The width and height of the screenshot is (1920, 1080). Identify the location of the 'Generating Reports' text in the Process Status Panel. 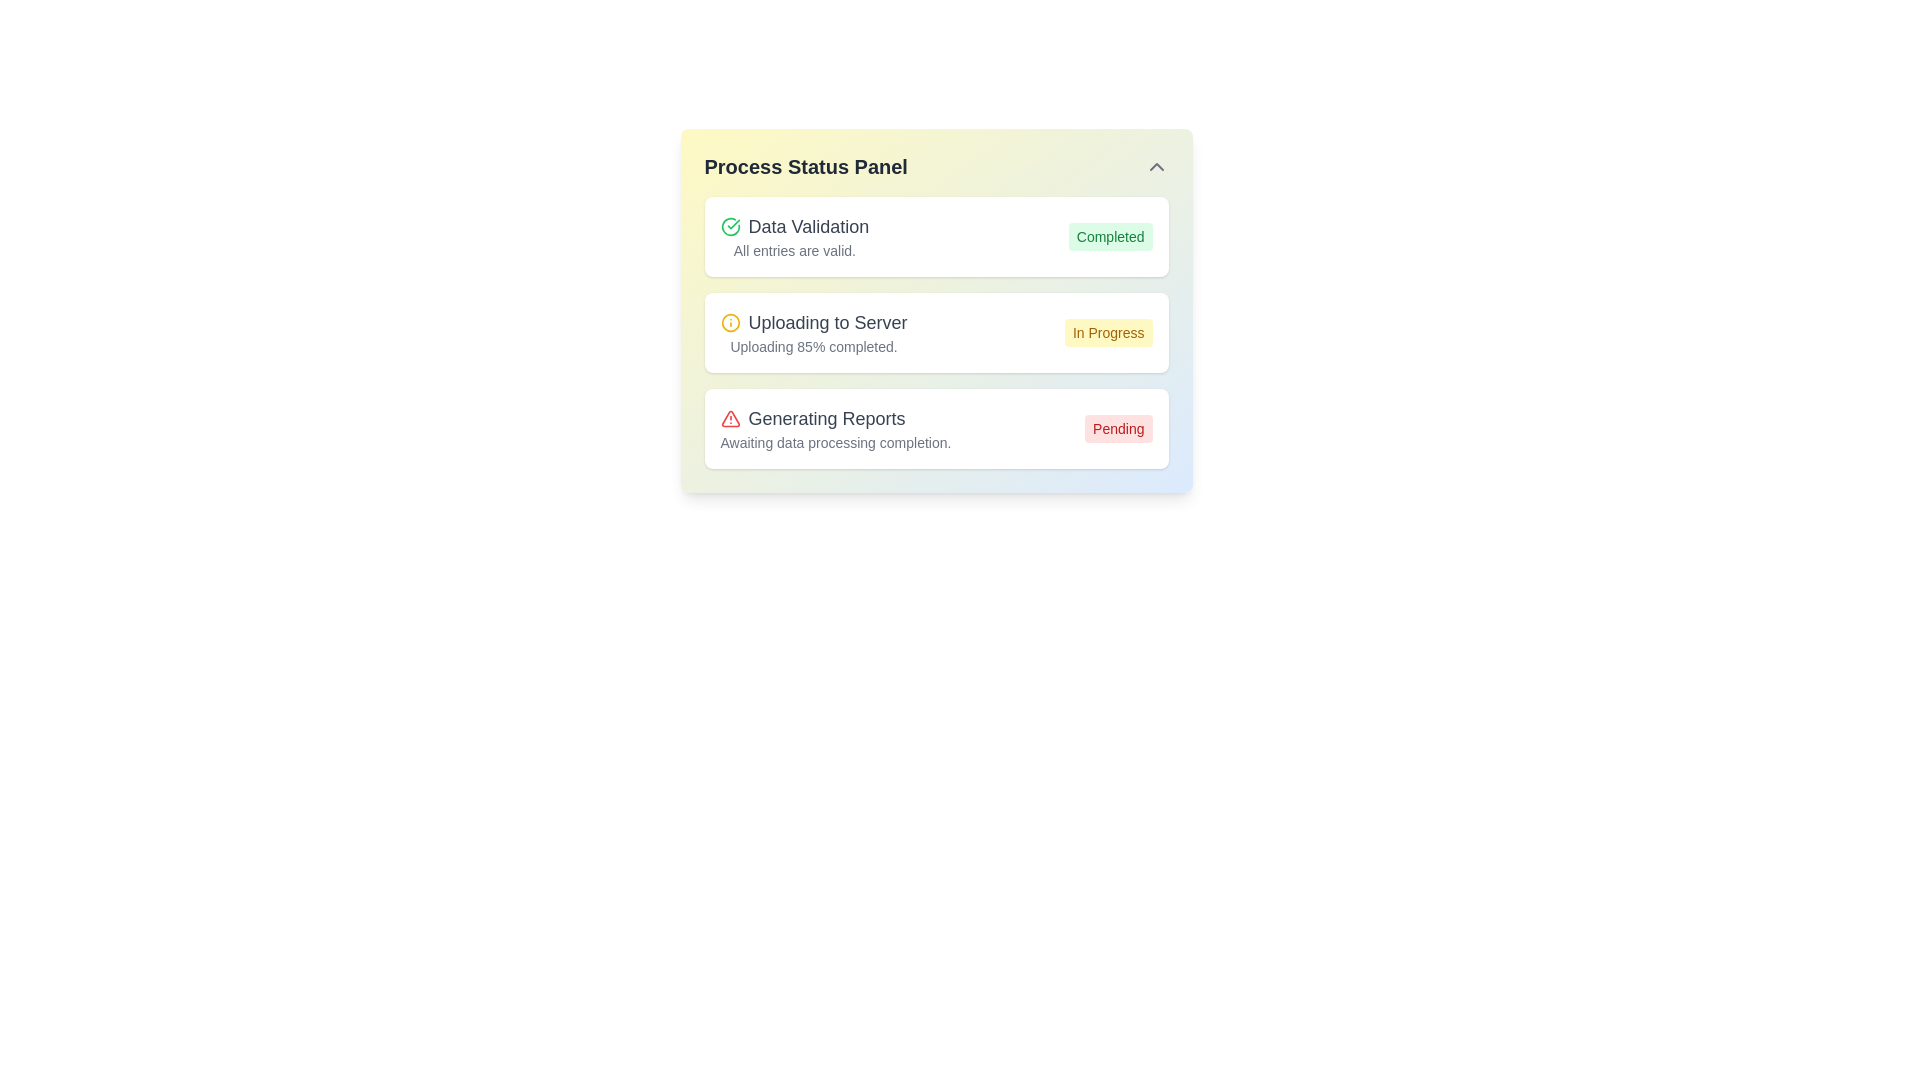
(835, 427).